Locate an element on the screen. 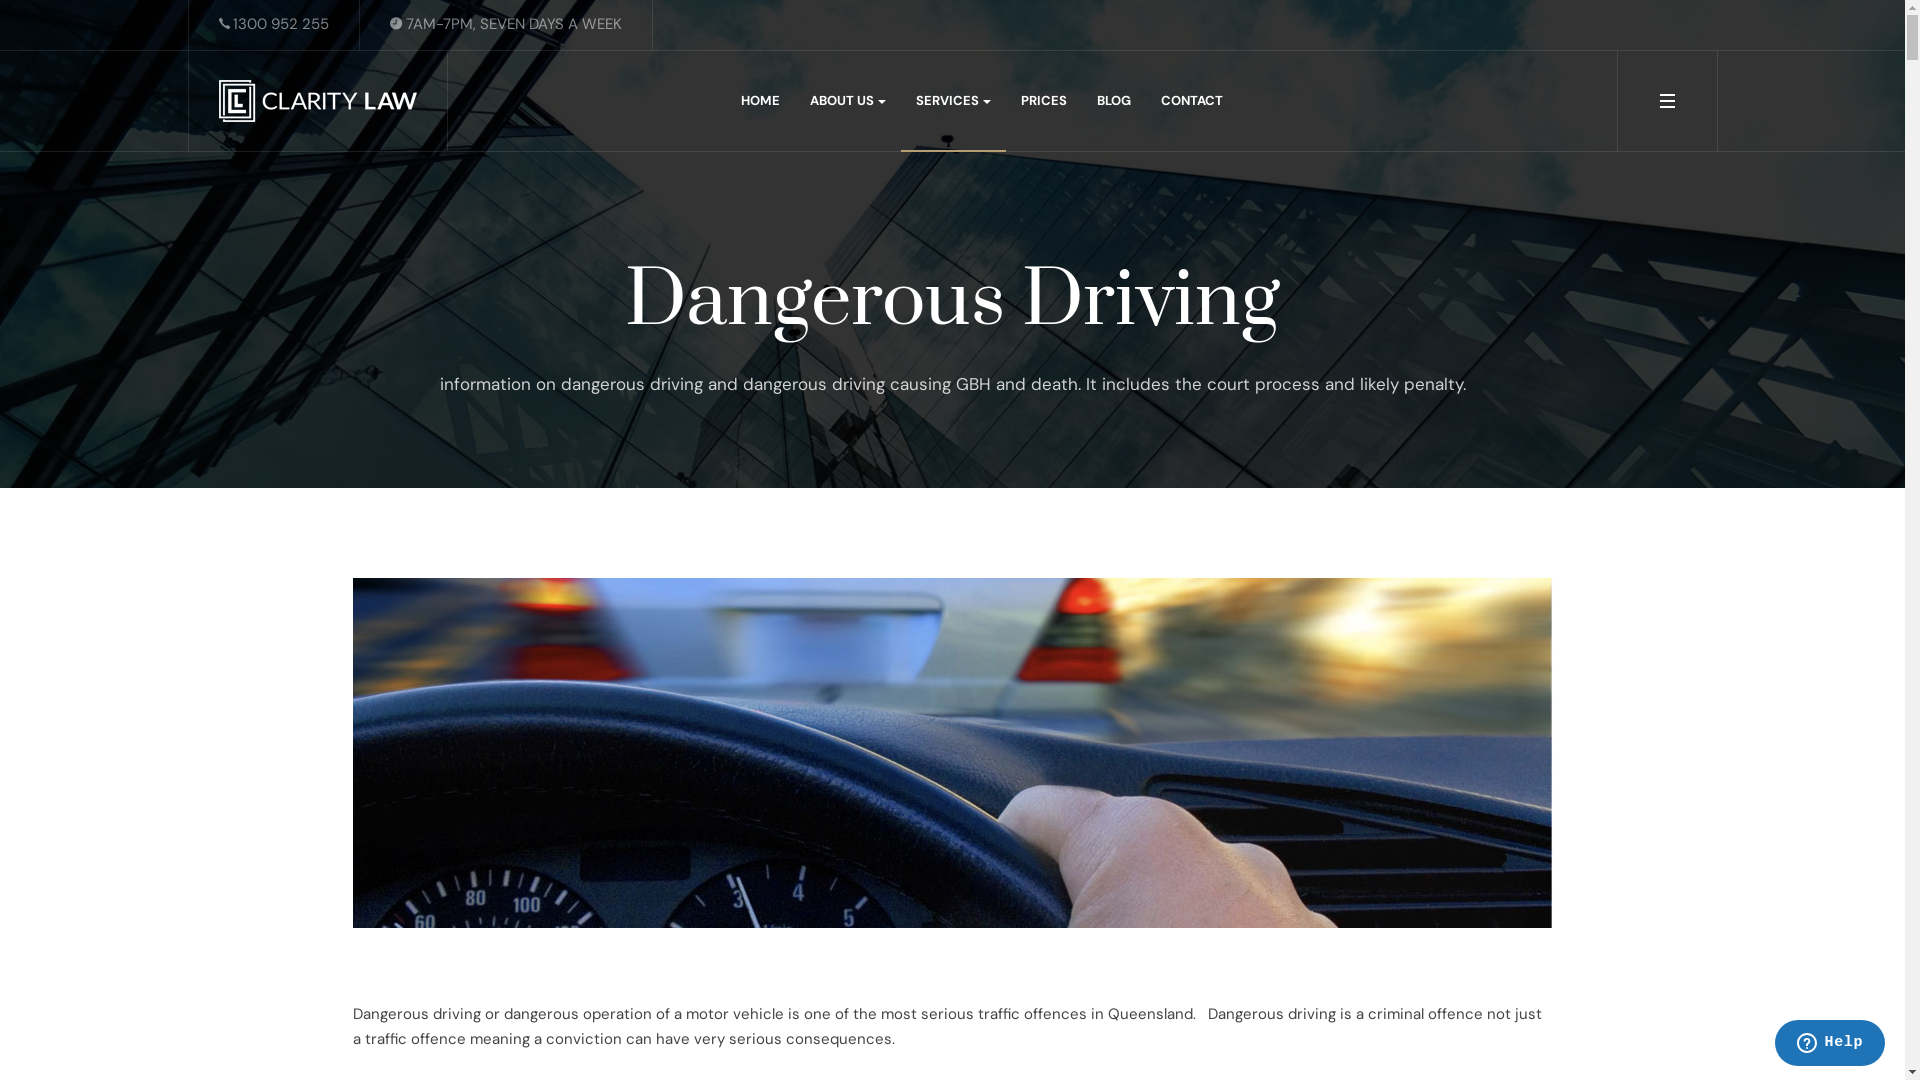 The image size is (1920, 1080). 'BLOG' is located at coordinates (1080, 100).